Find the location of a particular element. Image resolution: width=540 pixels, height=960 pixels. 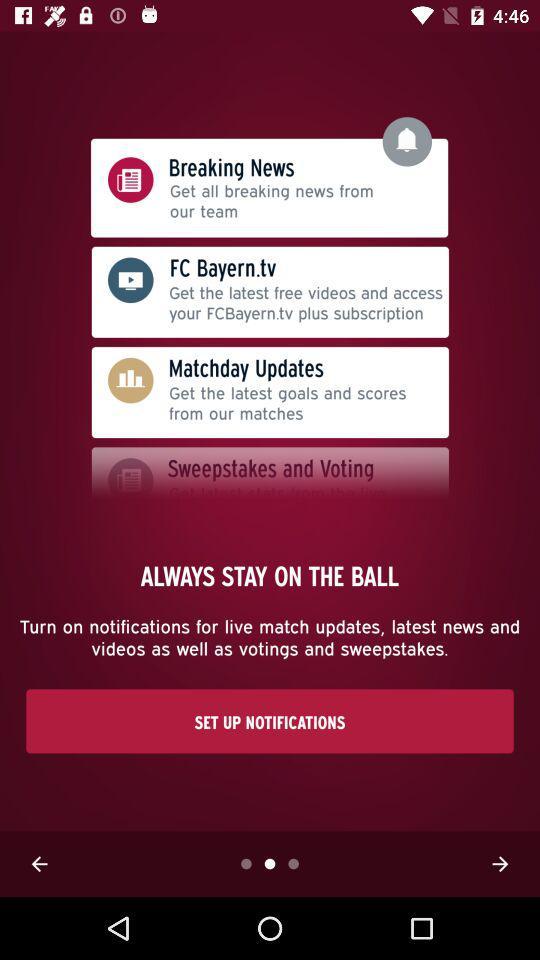

previous is located at coordinates (39, 863).